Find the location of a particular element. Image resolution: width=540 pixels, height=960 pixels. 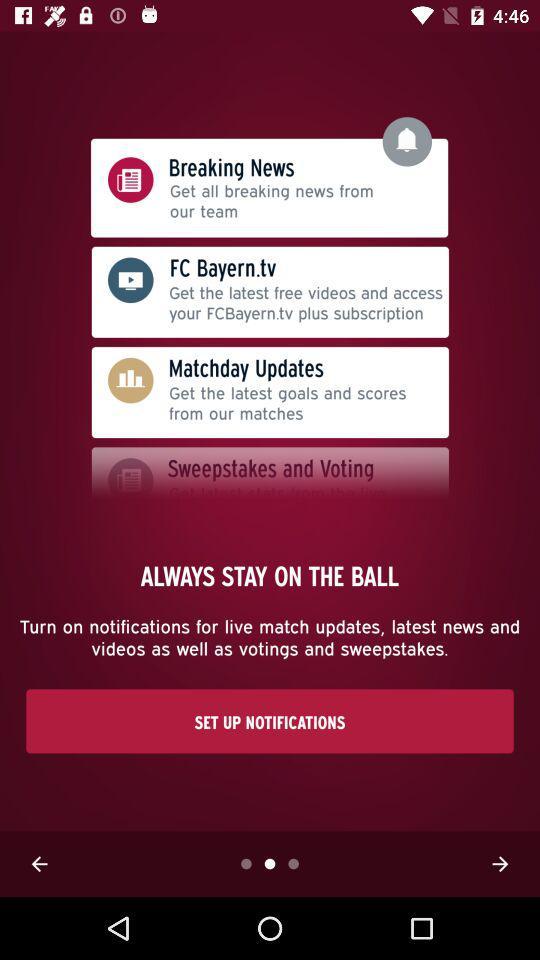

previous is located at coordinates (39, 863).